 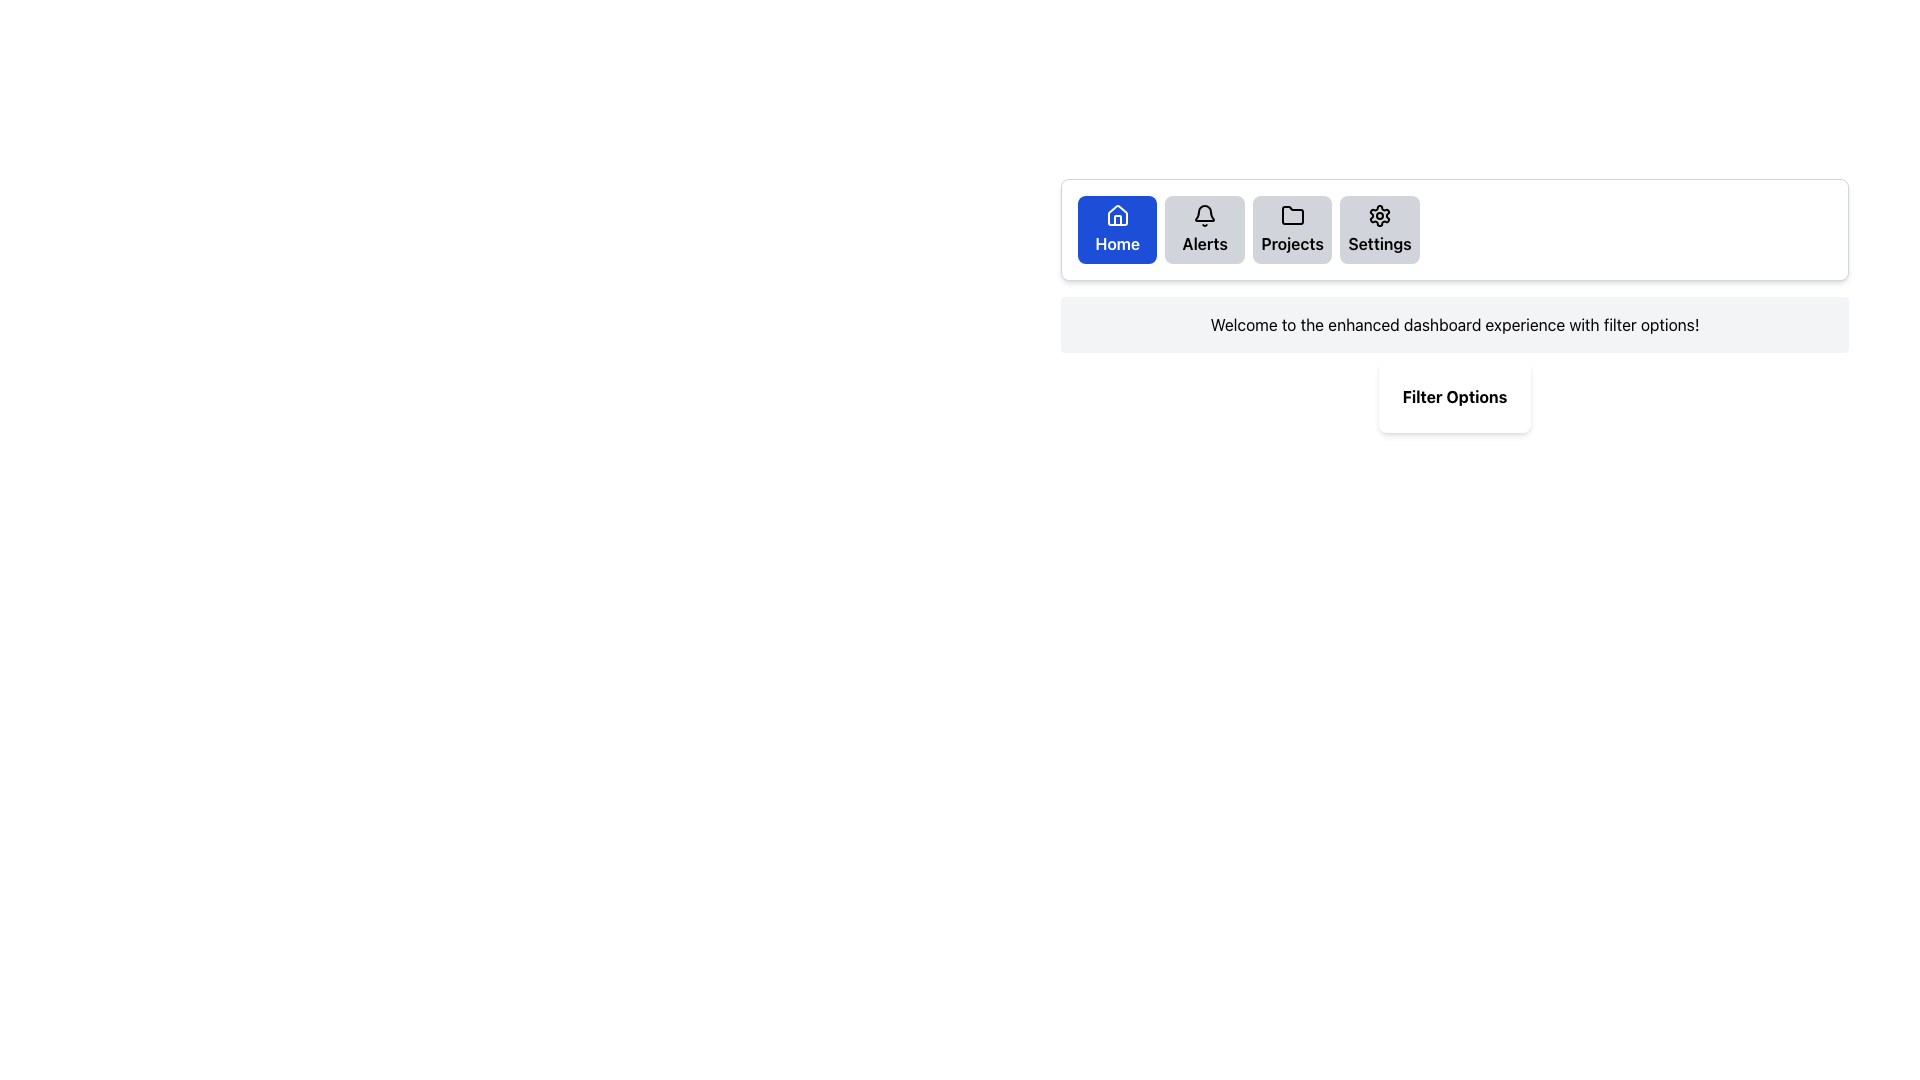 What do you see at coordinates (1204, 216) in the screenshot?
I see `the bell icon, which is an outlined vector graphic styled in black with rounded edges, located within the 'Alerts' button at the top-right section of the interface` at bounding box center [1204, 216].